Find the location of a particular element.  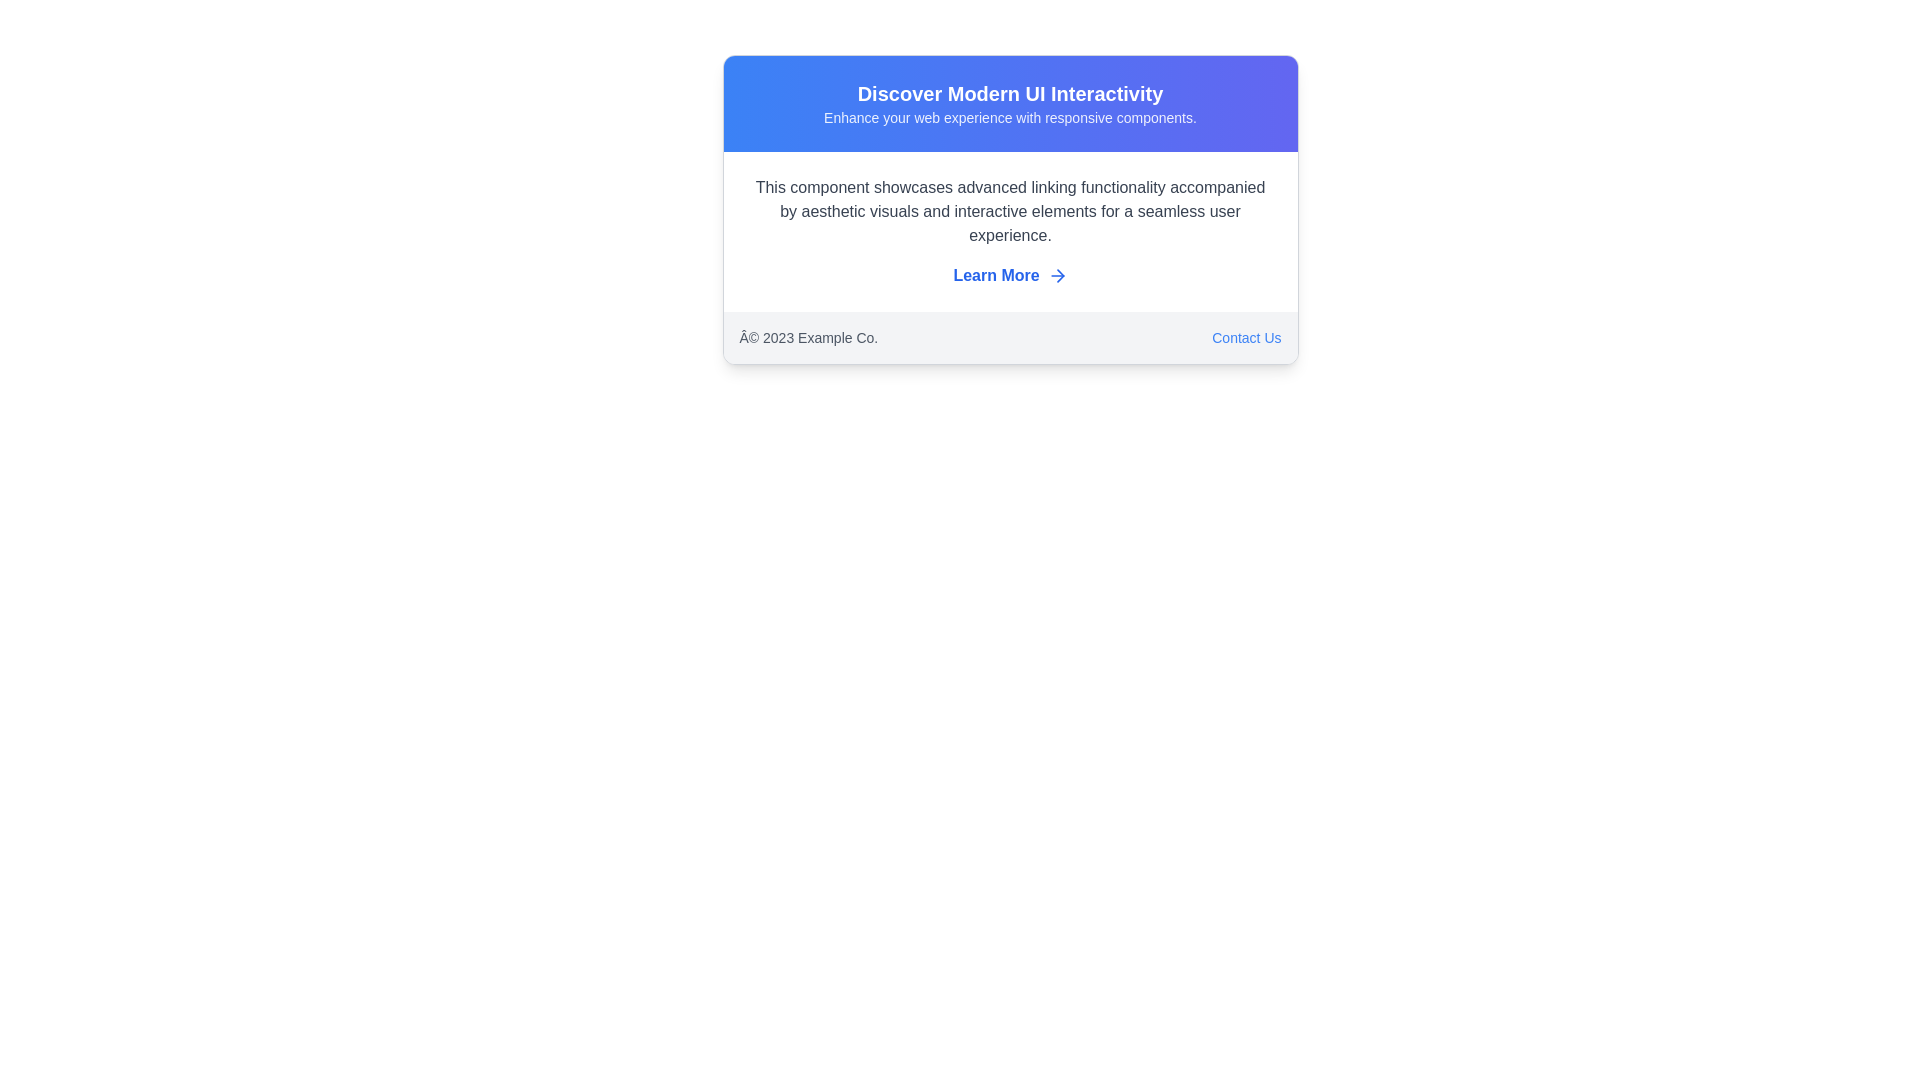

the directional indicator icon located towards the right end of the group, which signals navigation or progression is located at coordinates (1059, 276).